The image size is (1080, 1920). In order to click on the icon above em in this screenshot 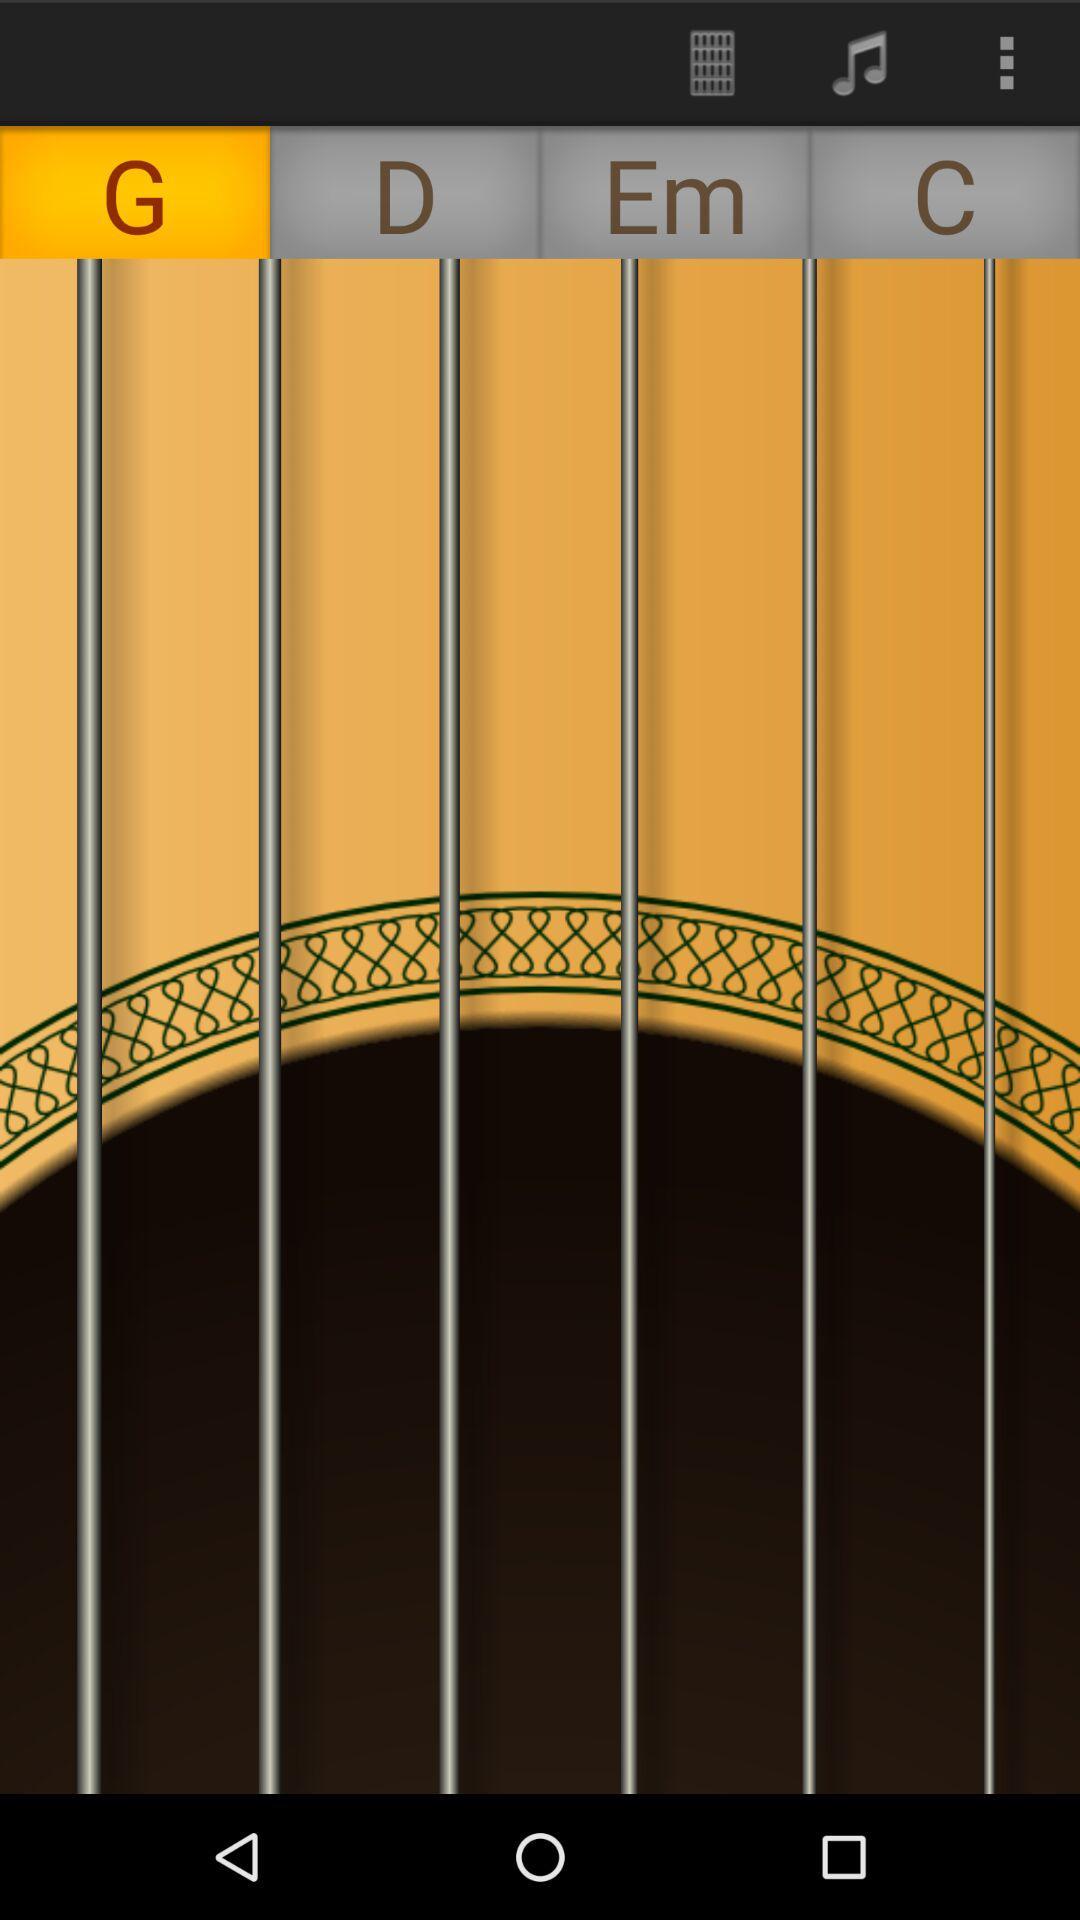, I will do `click(858, 62)`.